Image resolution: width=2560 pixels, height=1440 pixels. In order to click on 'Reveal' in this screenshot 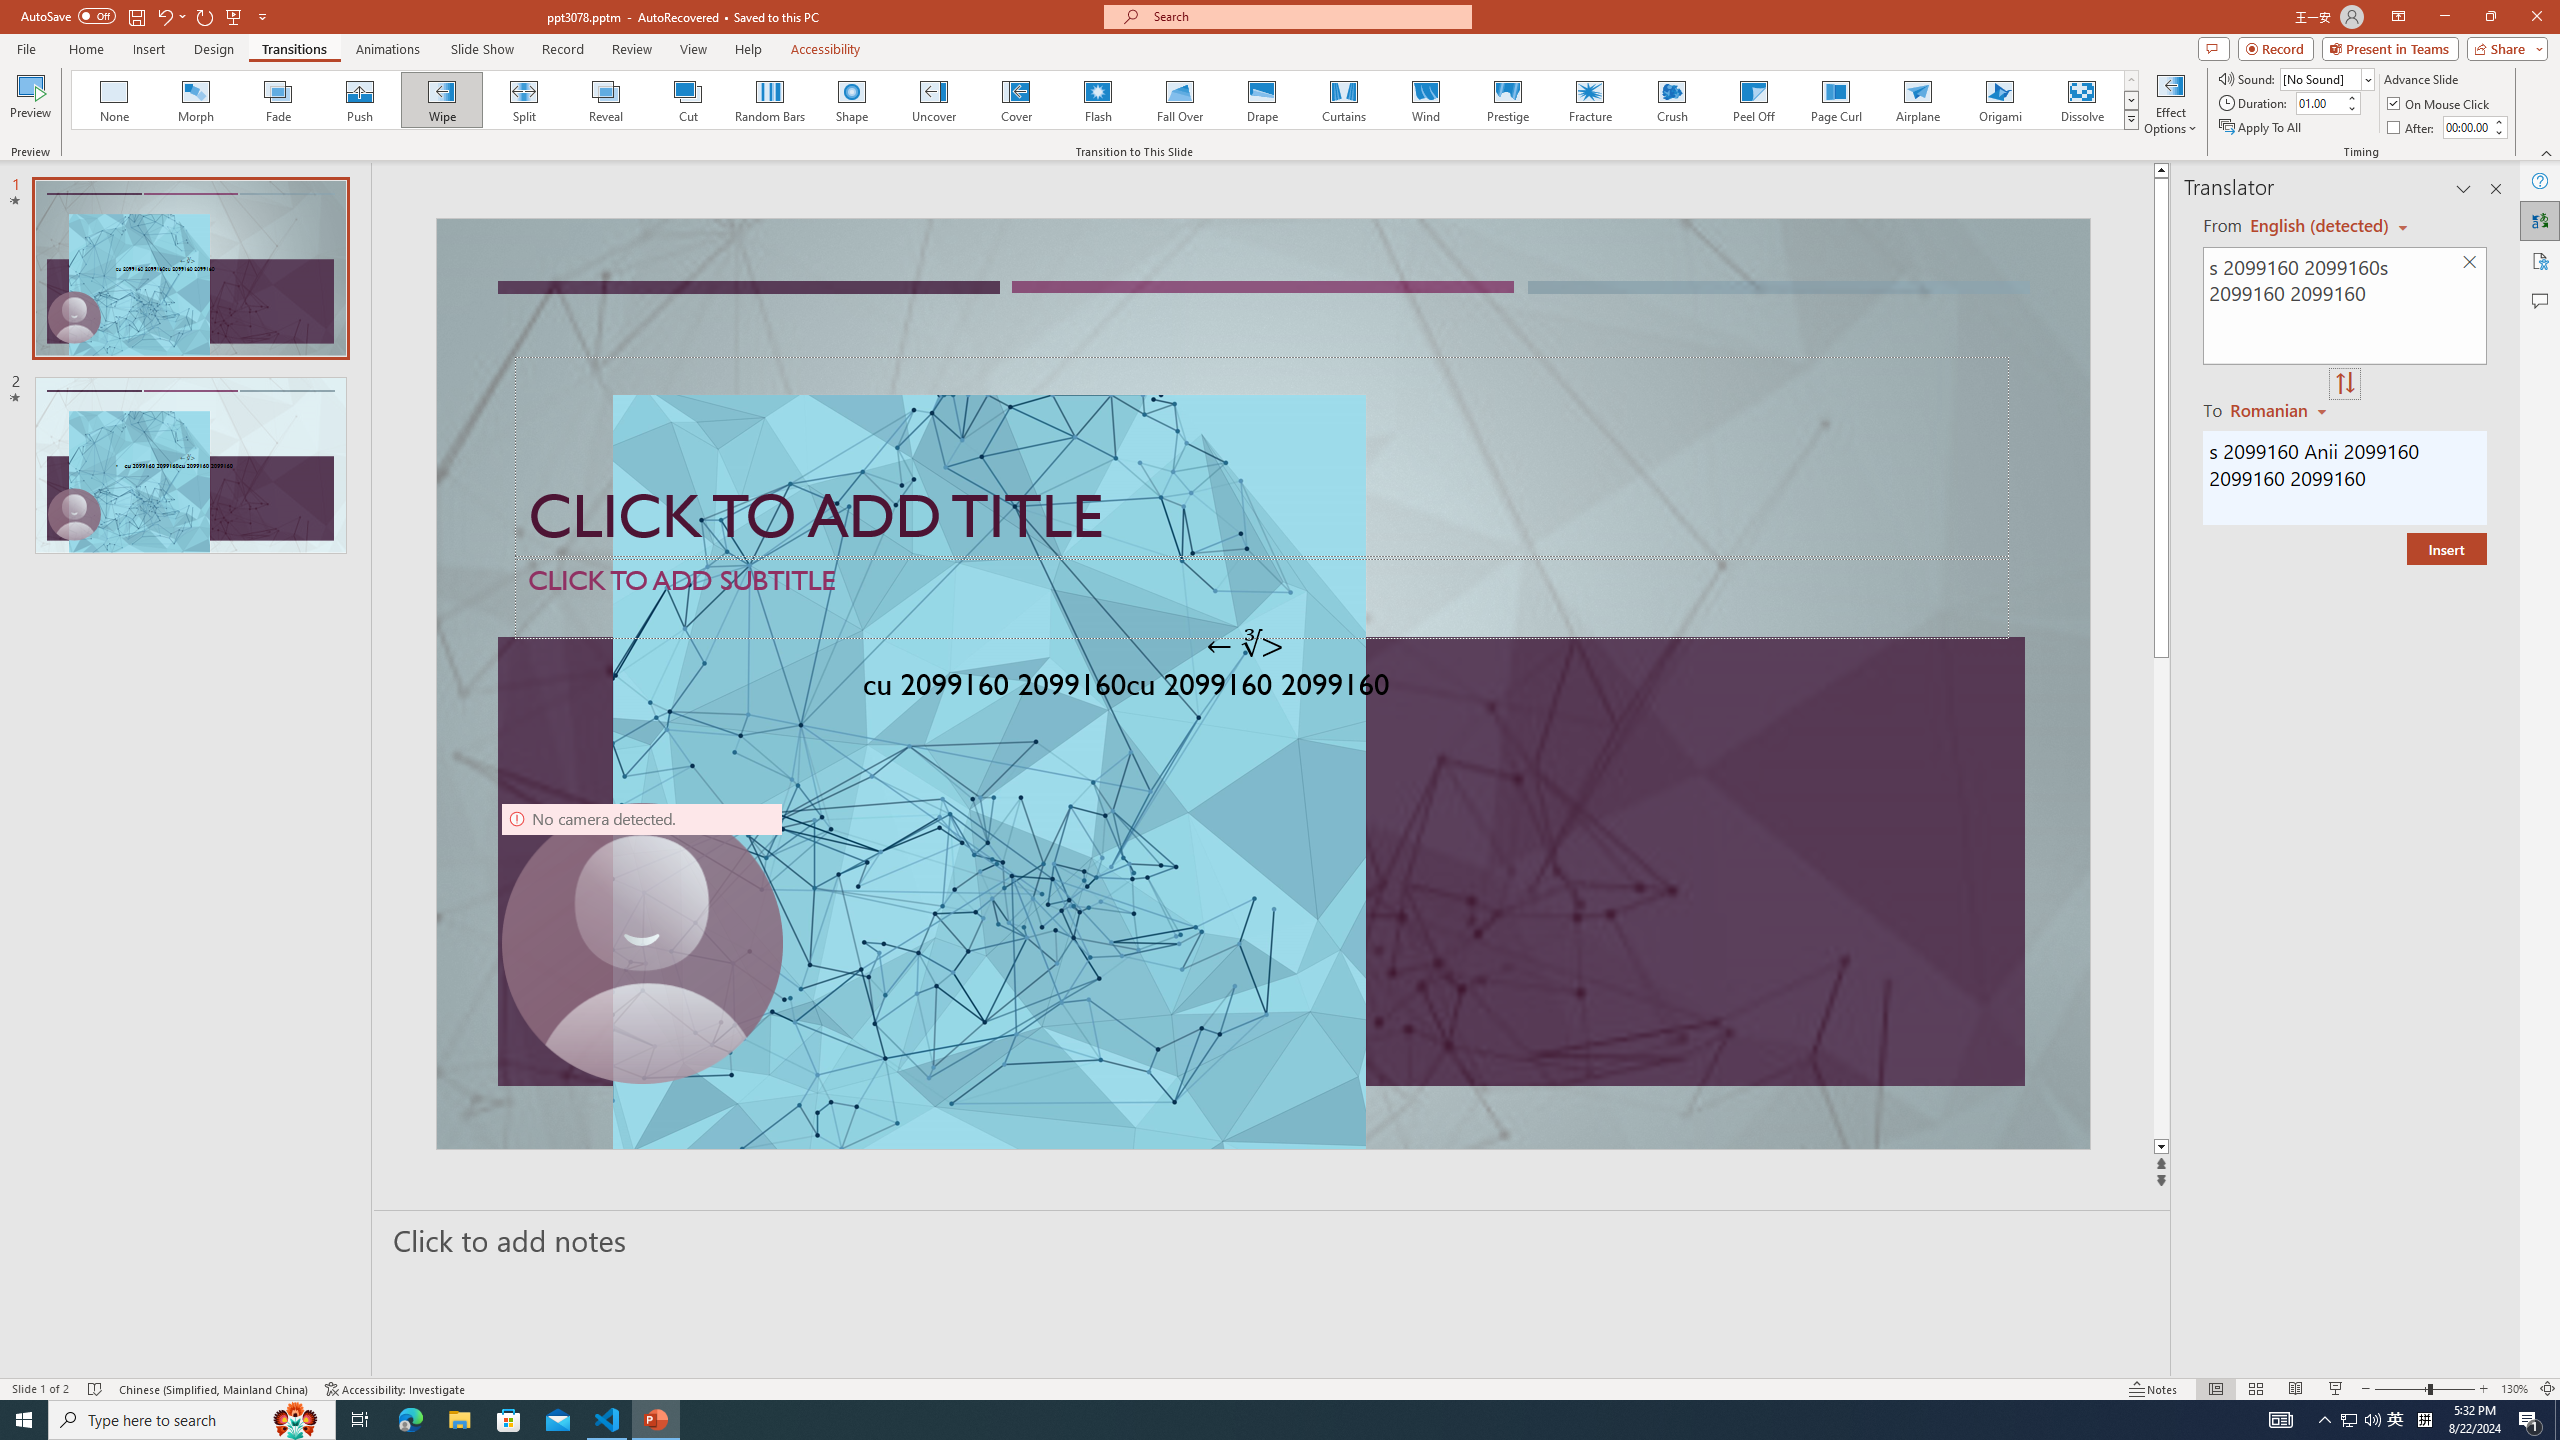, I will do `click(606, 99)`.